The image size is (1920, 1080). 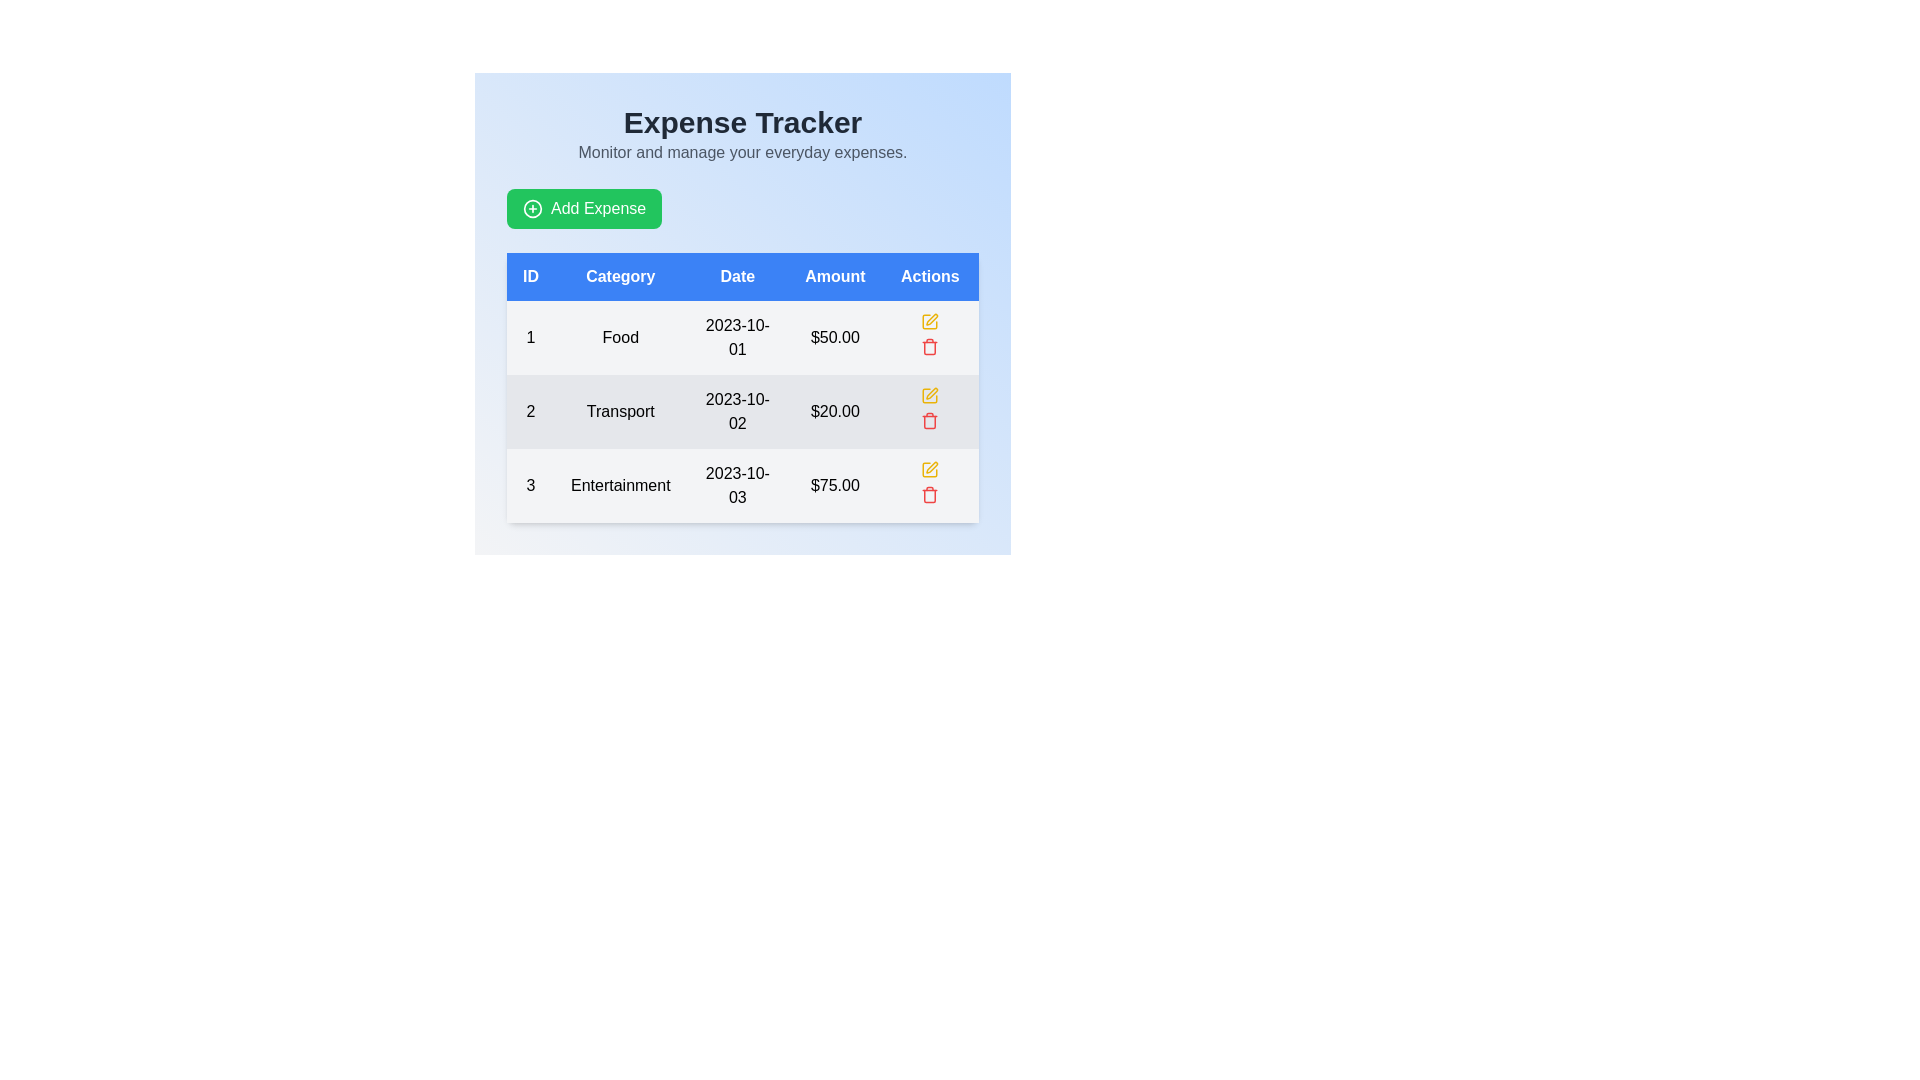 What do you see at coordinates (532, 208) in the screenshot?
I see `the circular green-themed icon with a plus sign located to the left of the 'Add Expense' button's text` at bounding box center [532, 208].